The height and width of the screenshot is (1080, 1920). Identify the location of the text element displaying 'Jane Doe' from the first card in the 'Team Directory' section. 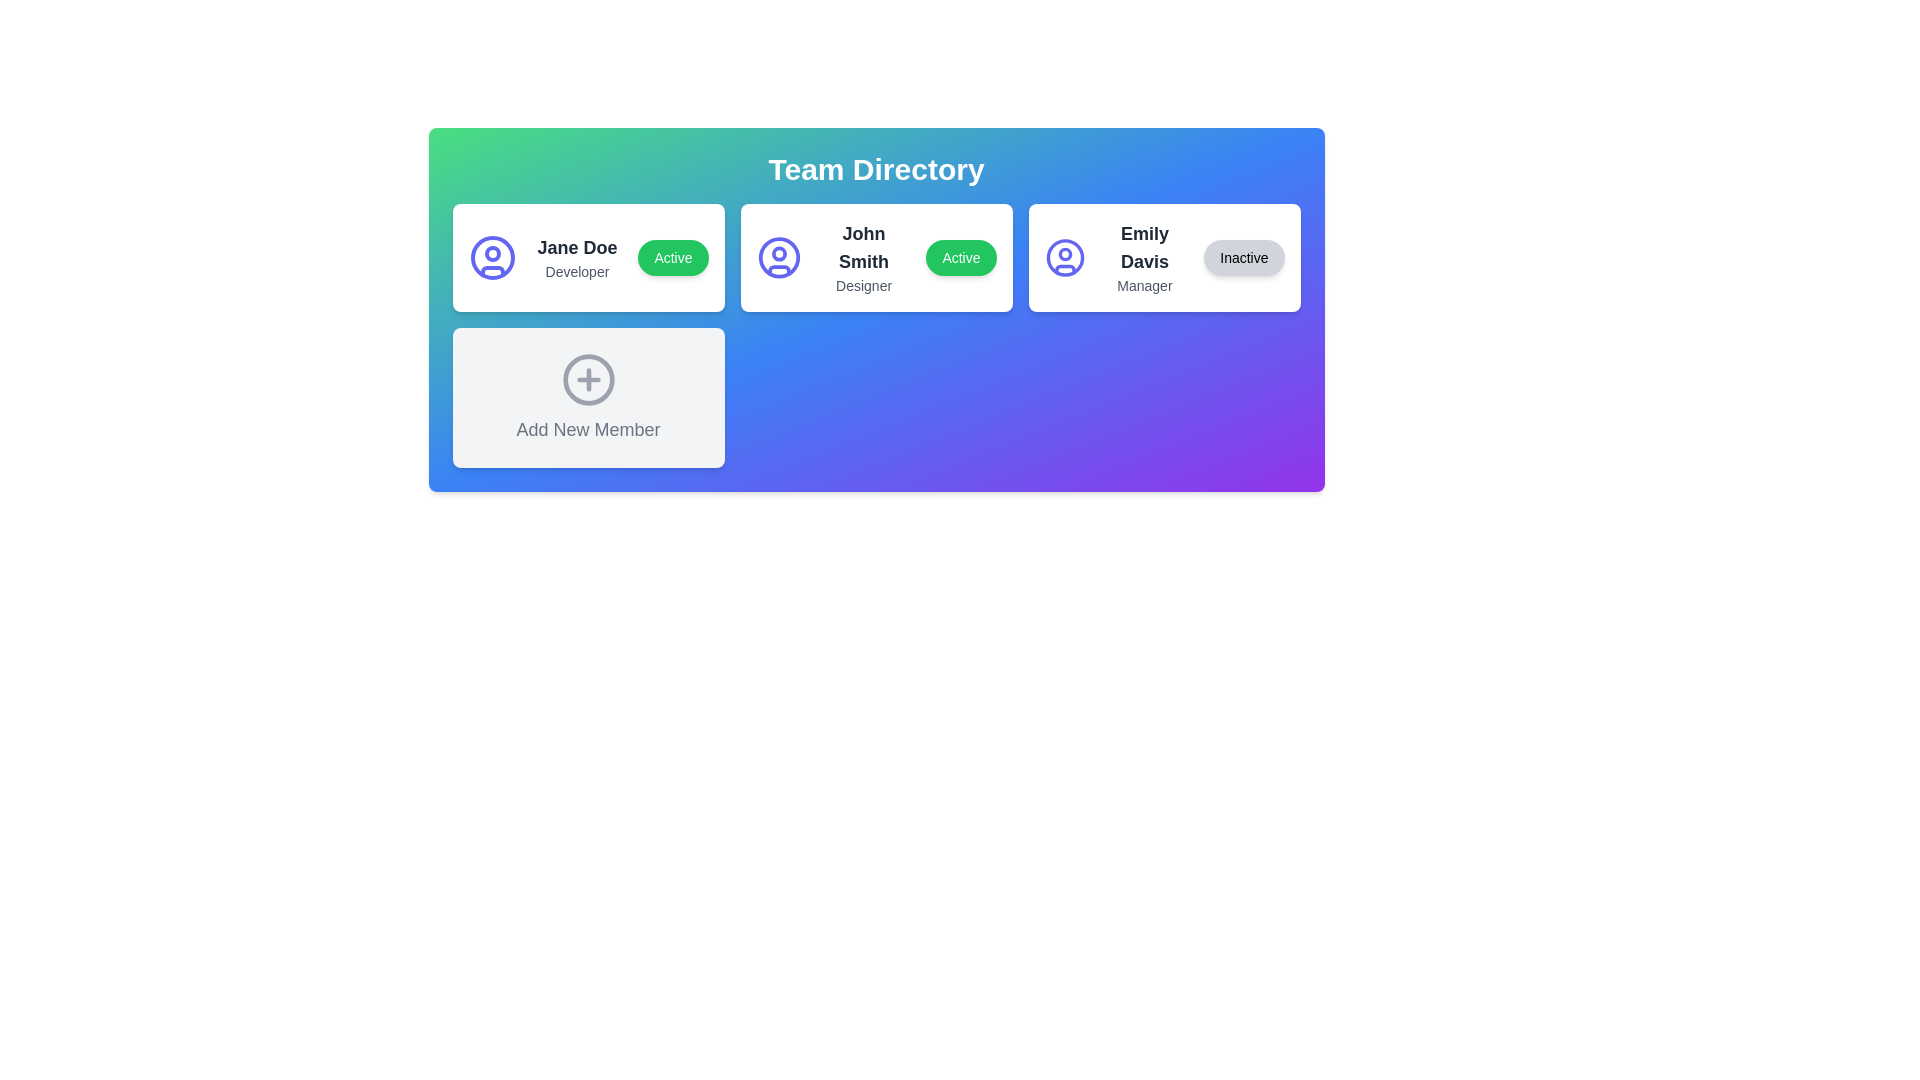
(576, 246).